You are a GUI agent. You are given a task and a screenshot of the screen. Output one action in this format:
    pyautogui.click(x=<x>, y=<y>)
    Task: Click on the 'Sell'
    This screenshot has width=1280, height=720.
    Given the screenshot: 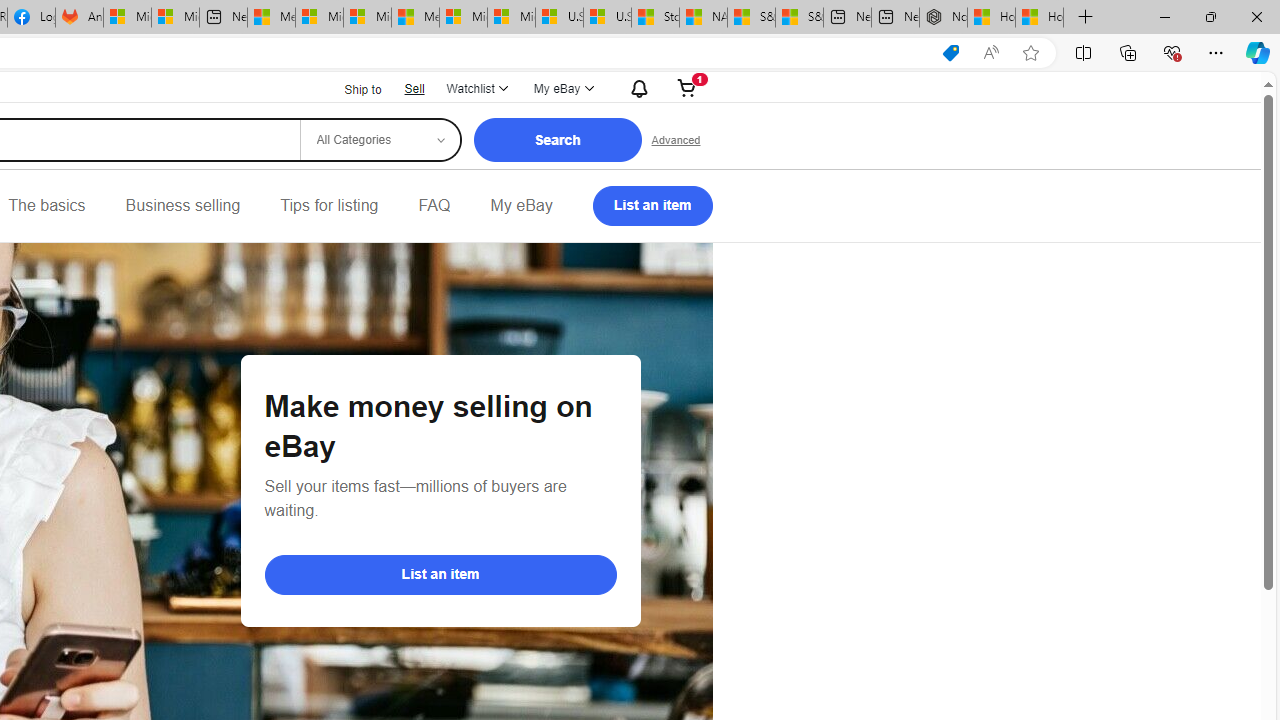 What is the action you would take?
    pyautogui.click(x=413, y=86)
    